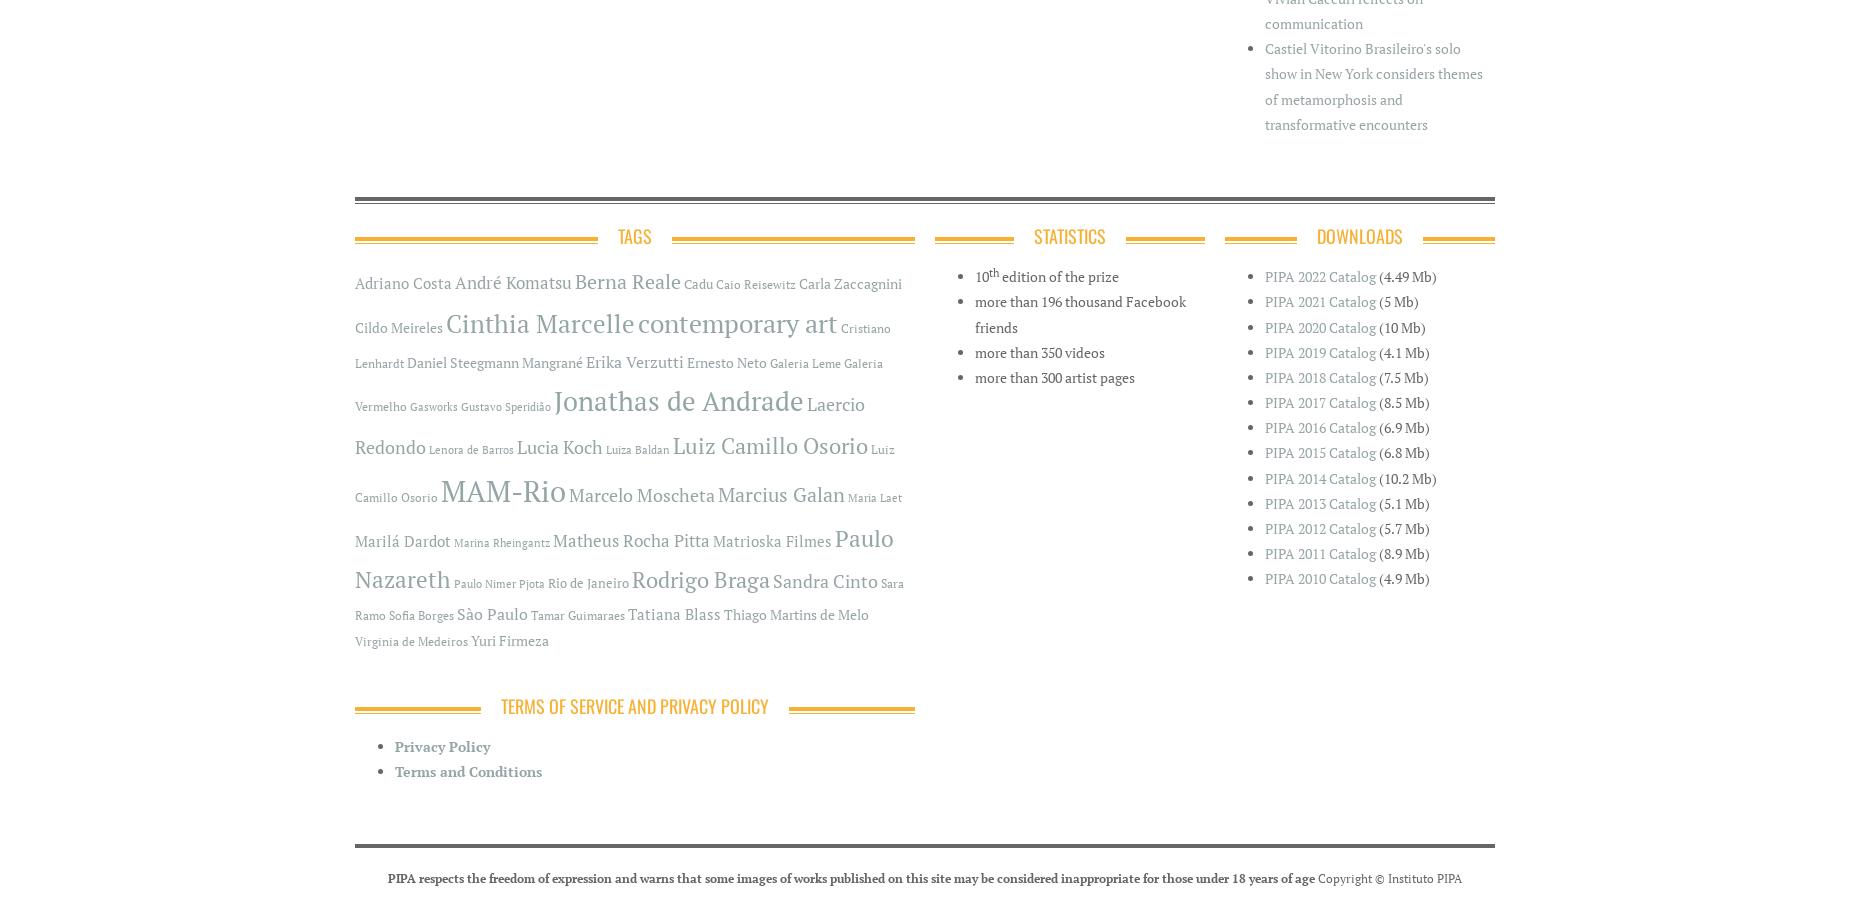 The height and width of the screenshot is (920, 1850). Describe the element at coordinates (1401, 326) in the screenshot. I see `'(10 Mb)'` at that location.